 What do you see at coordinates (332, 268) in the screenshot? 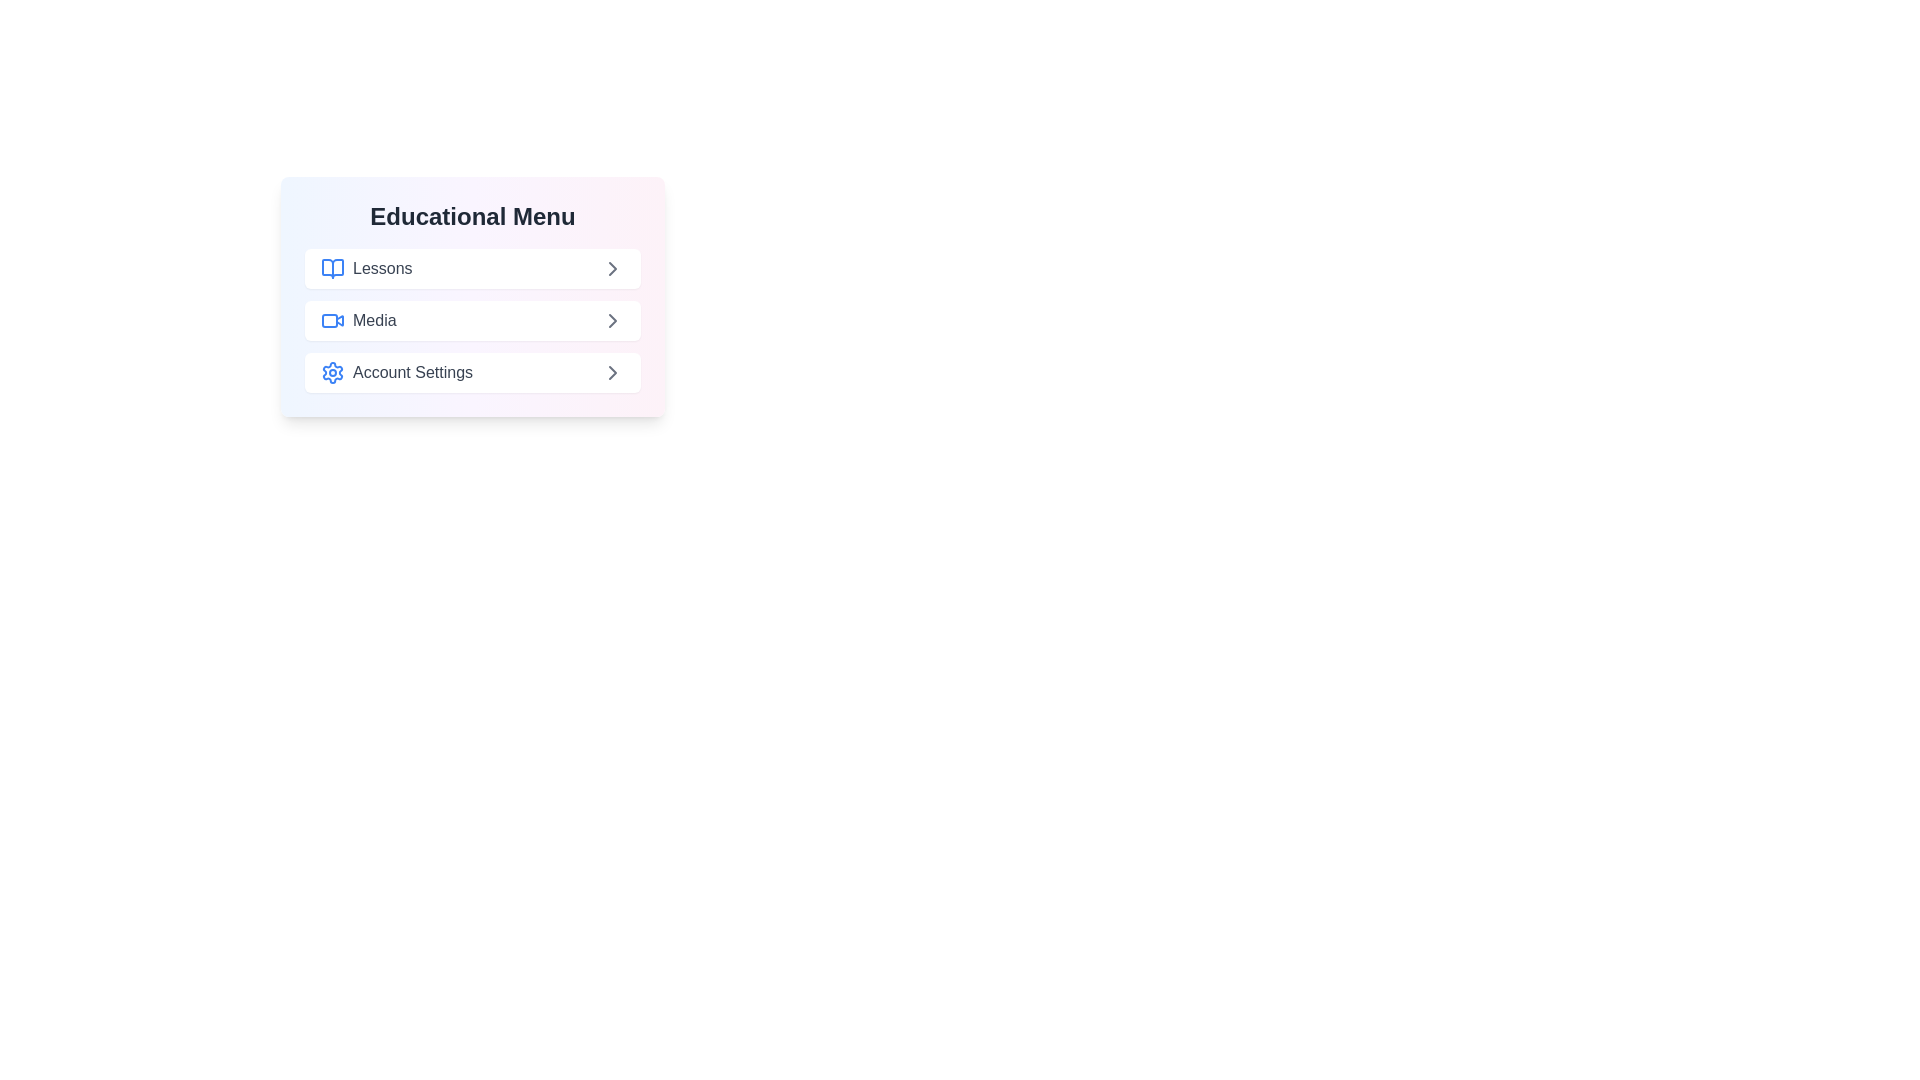
I see `the 'Lessons' icon in the 'Educational Menu', which is the first icon on the left of the 'Lessons' label` at bounding box center [332, 268].